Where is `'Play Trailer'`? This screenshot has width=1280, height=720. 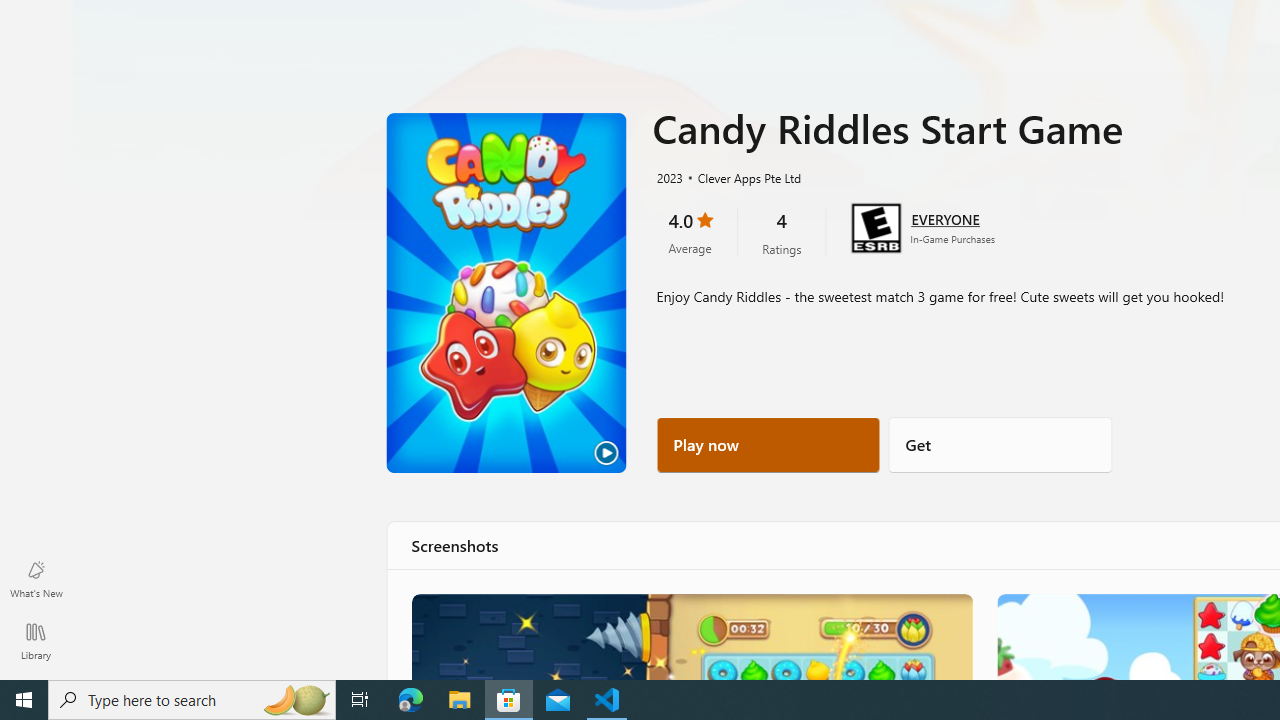
'Play Trailer' is located at coordinates (506, 293).